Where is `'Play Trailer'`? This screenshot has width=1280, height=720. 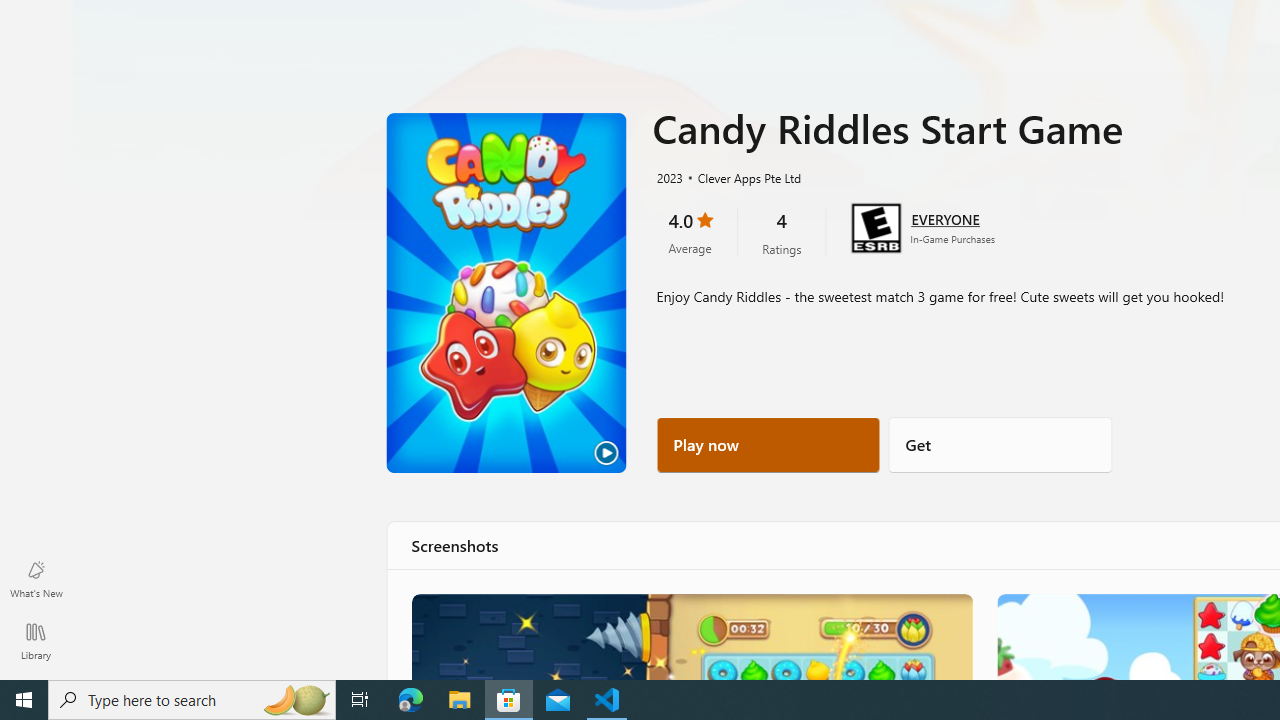
'Play Trailer' is located at coordinates (506, 293).